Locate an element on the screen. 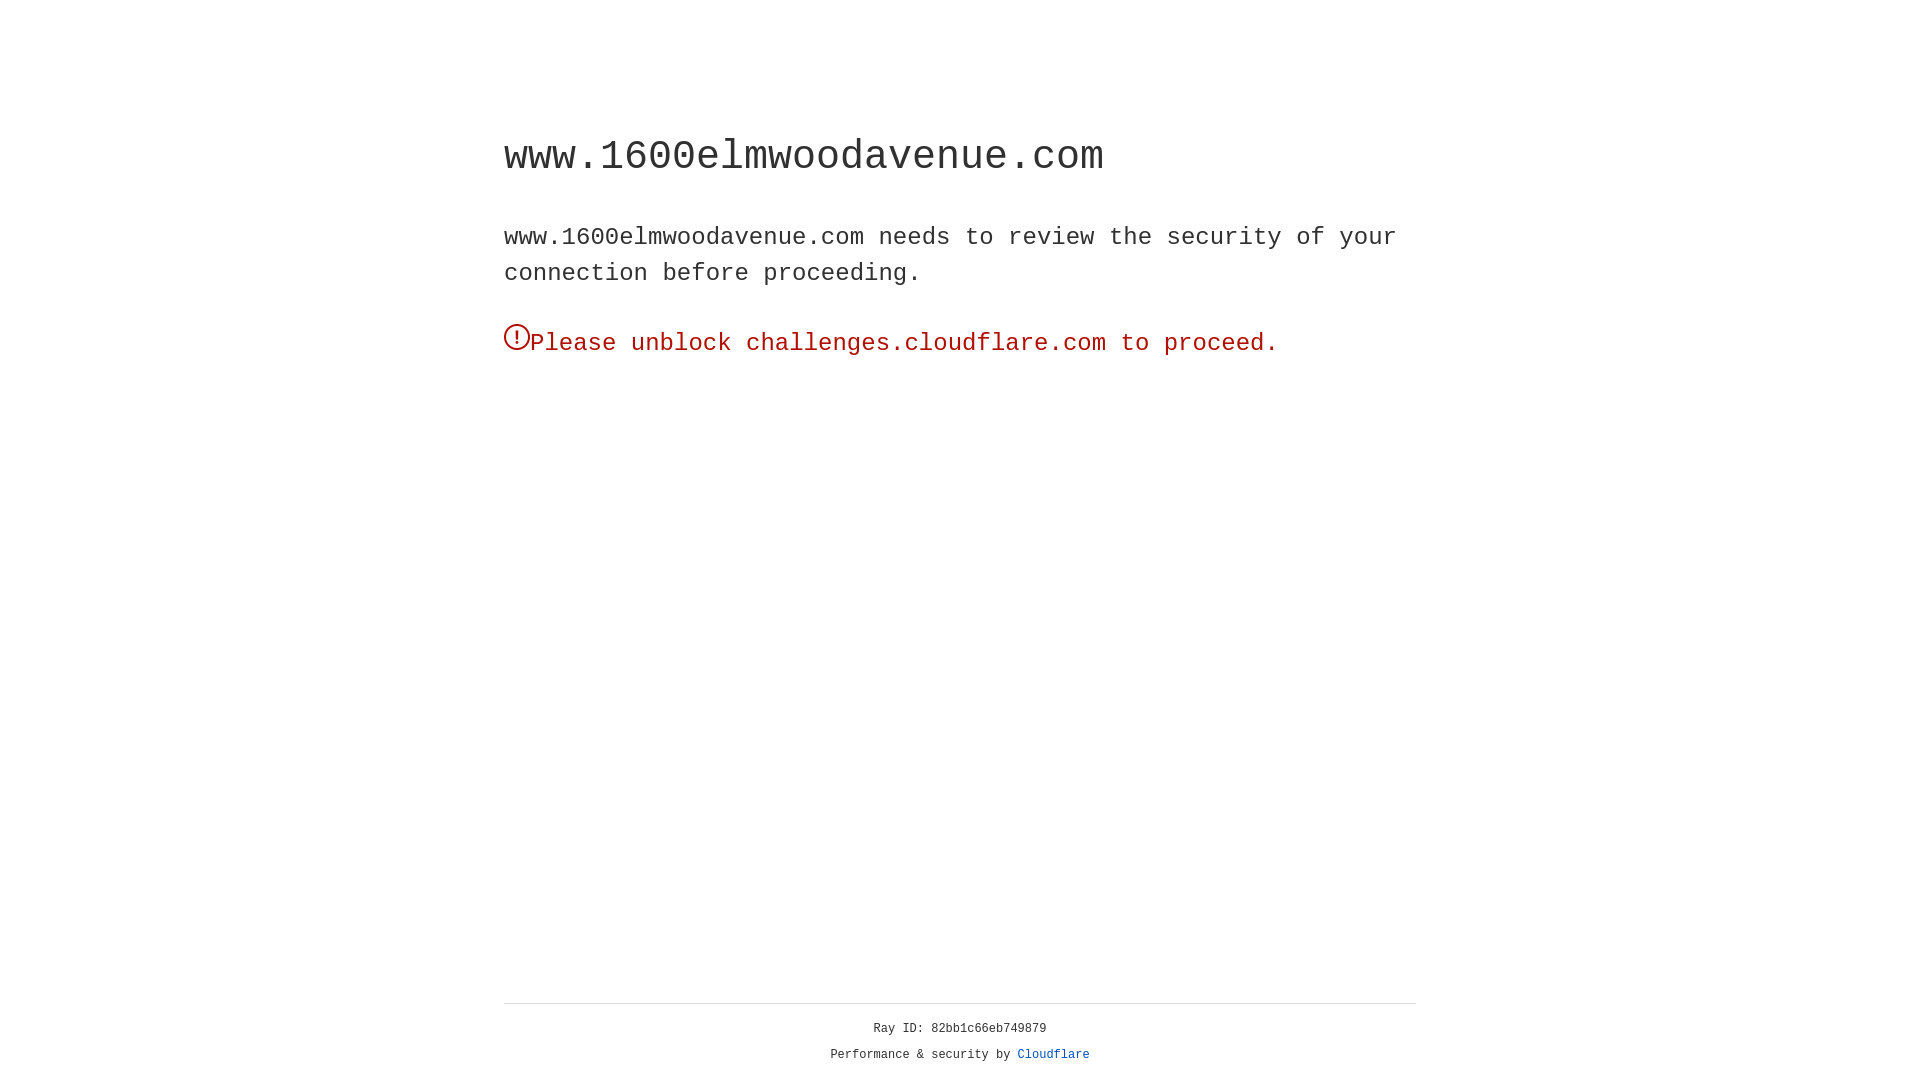 Image resolution: width=1920 pixels, height=1080 pixels. 'Cloudflare' is located at coordinates (1053, 1054).